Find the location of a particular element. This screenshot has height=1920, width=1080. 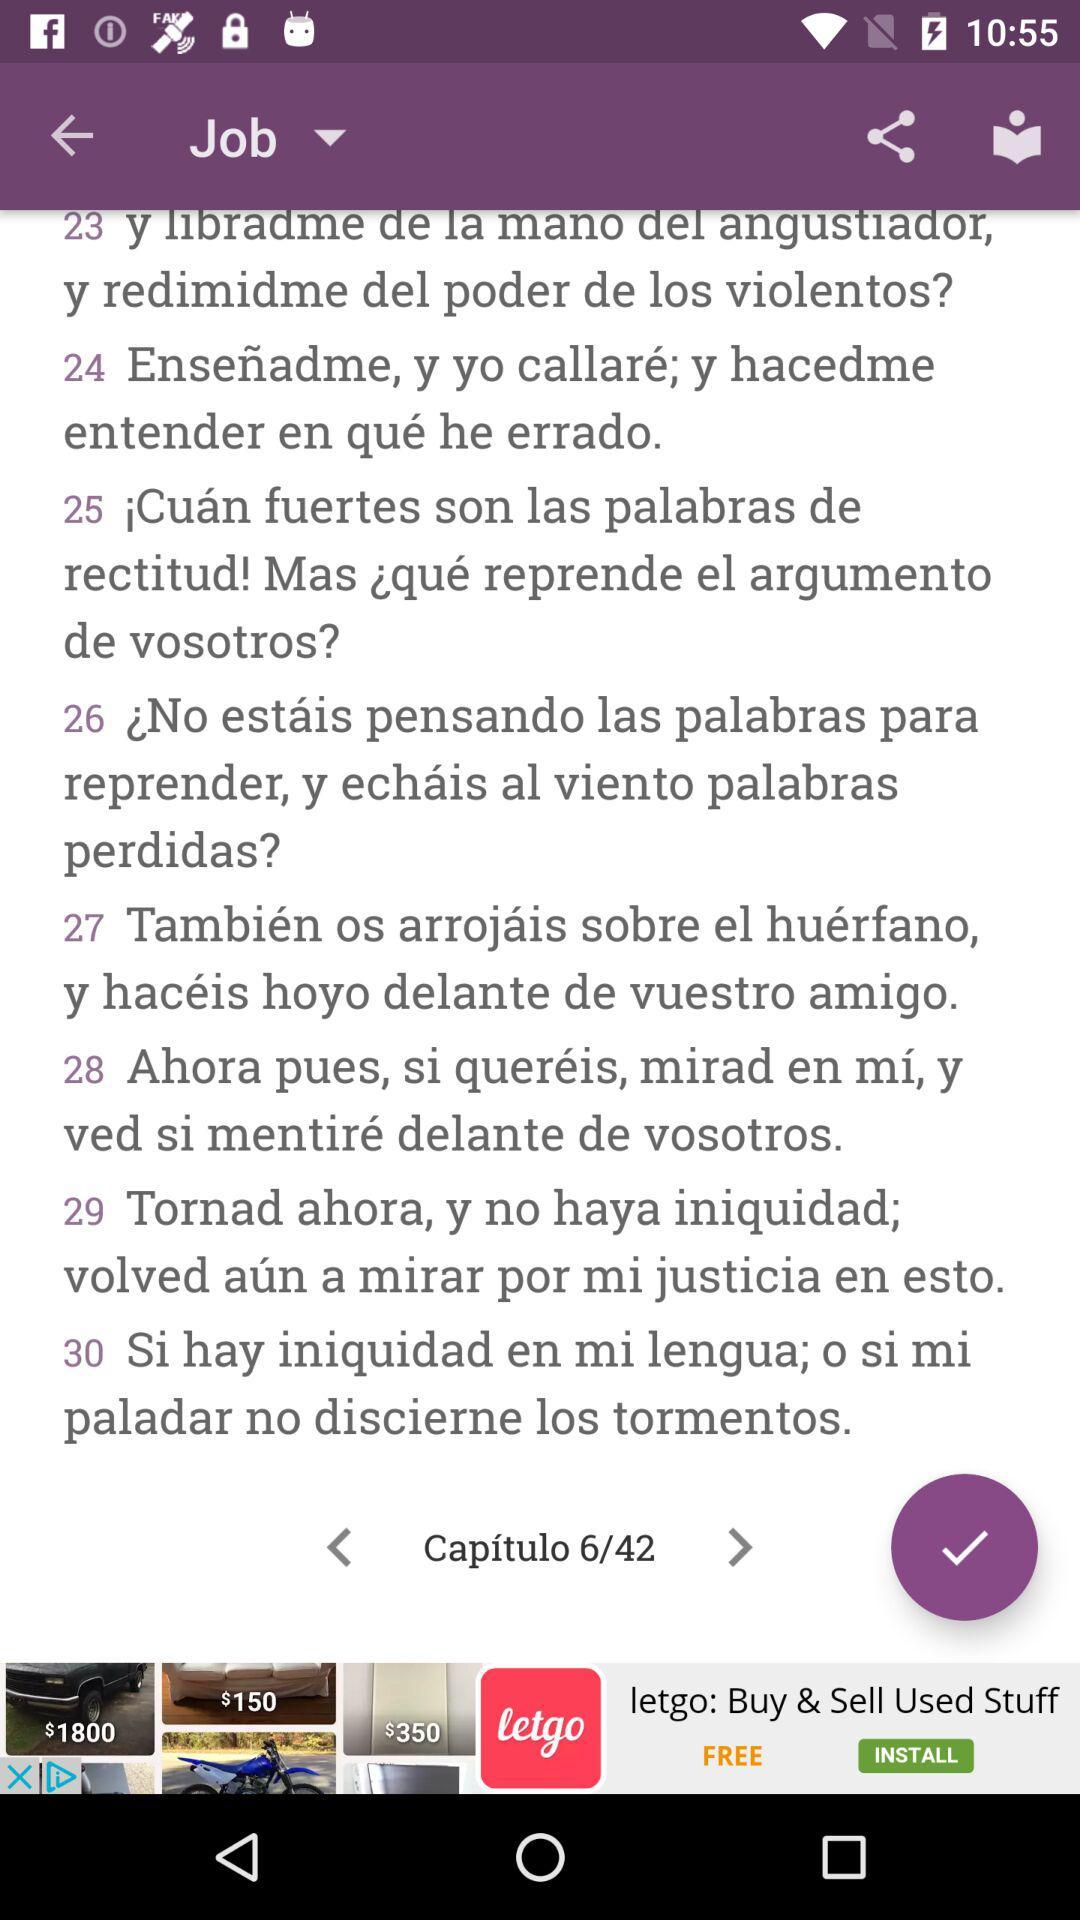

the icon below 30 si hay is located at coordinates (338, 1546).